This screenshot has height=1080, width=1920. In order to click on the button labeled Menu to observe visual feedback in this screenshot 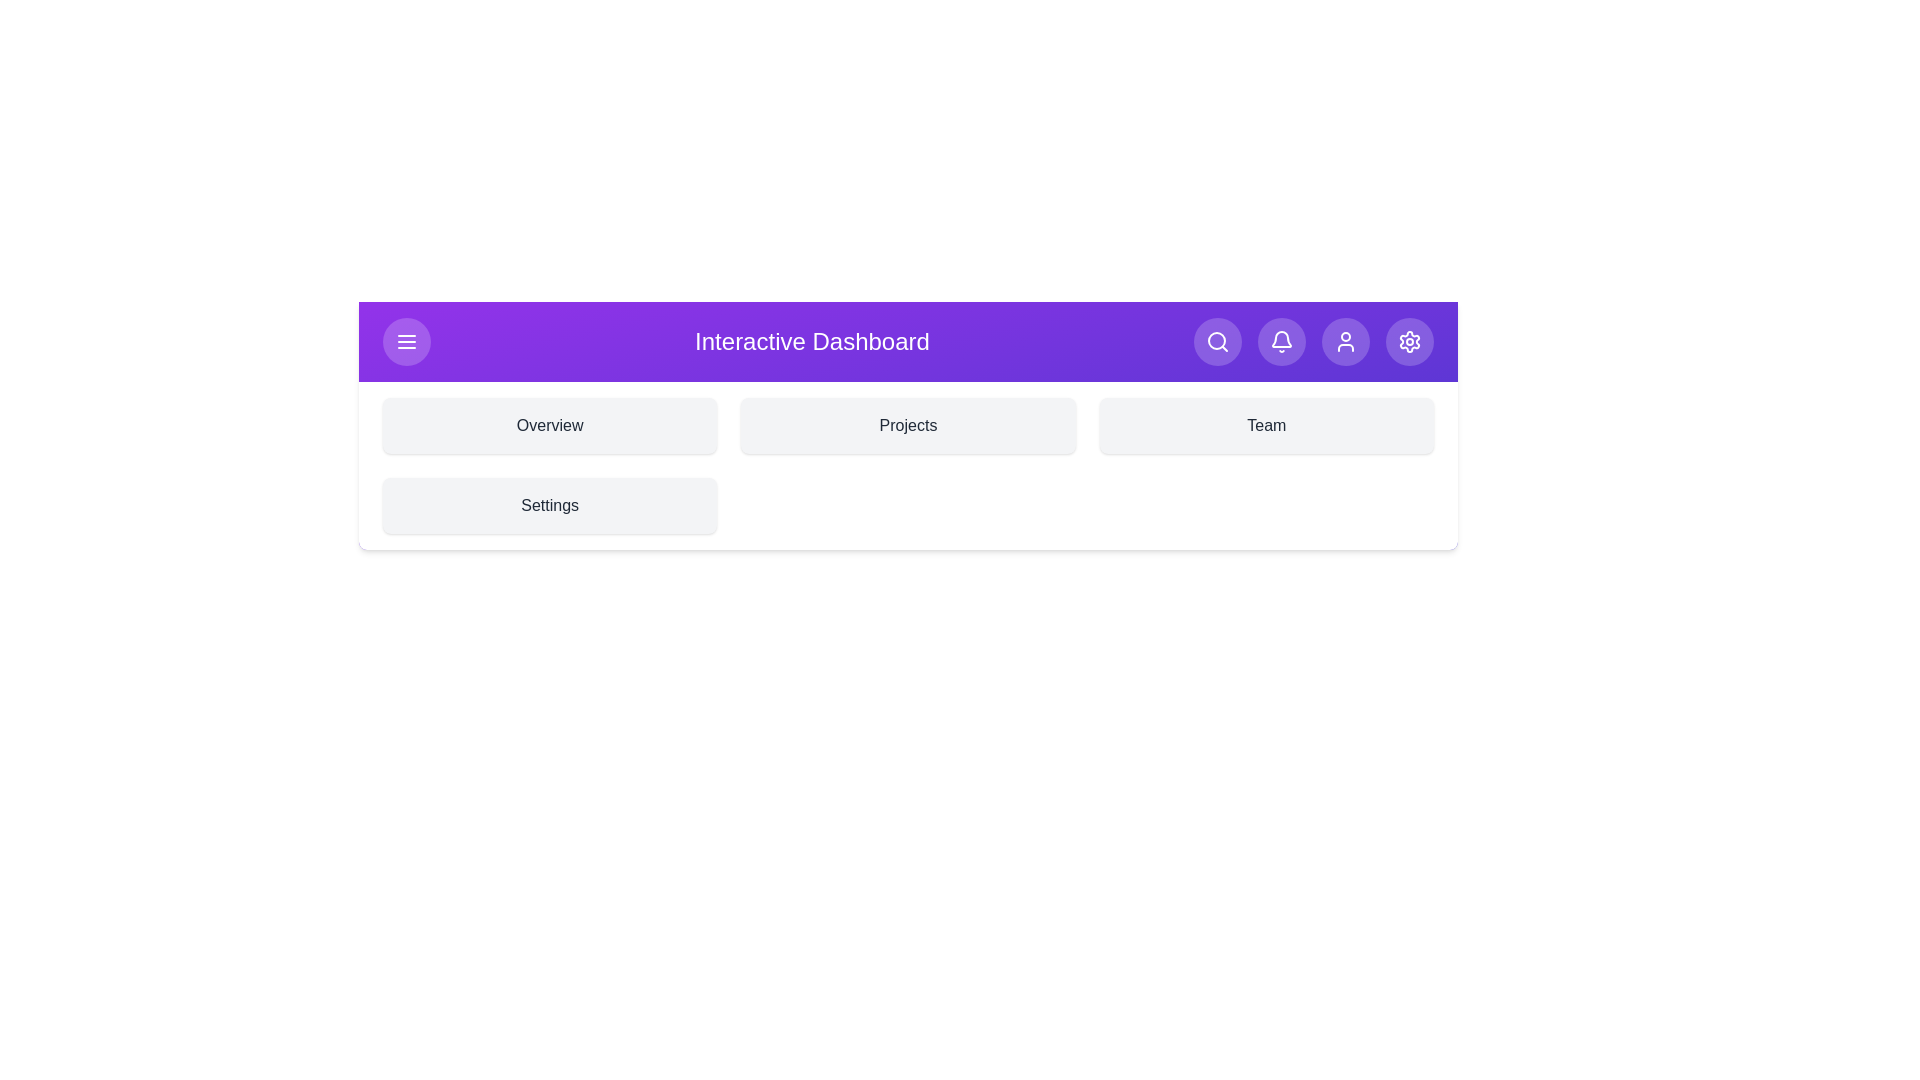, I will do `click(406, 341)`.